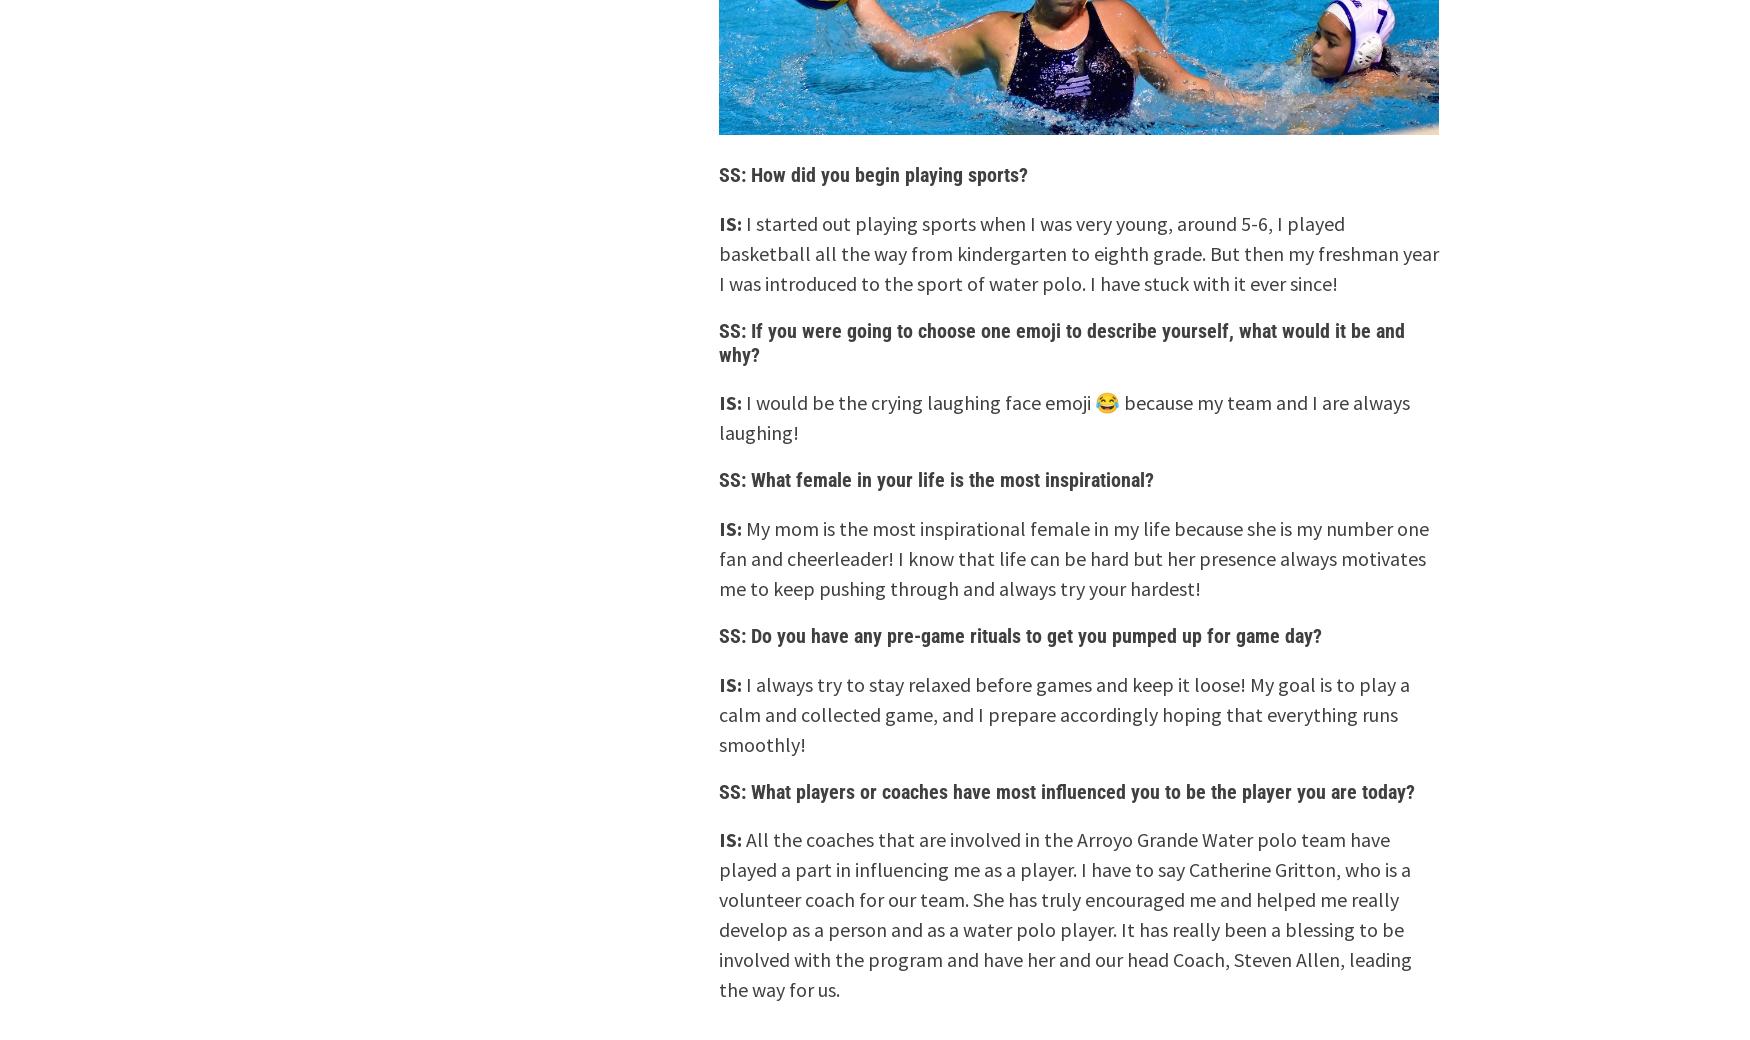  I want to click on 'I would be the crying laughing face emoji 😂 because my team and I are always laughing!', so click(1064, 417).